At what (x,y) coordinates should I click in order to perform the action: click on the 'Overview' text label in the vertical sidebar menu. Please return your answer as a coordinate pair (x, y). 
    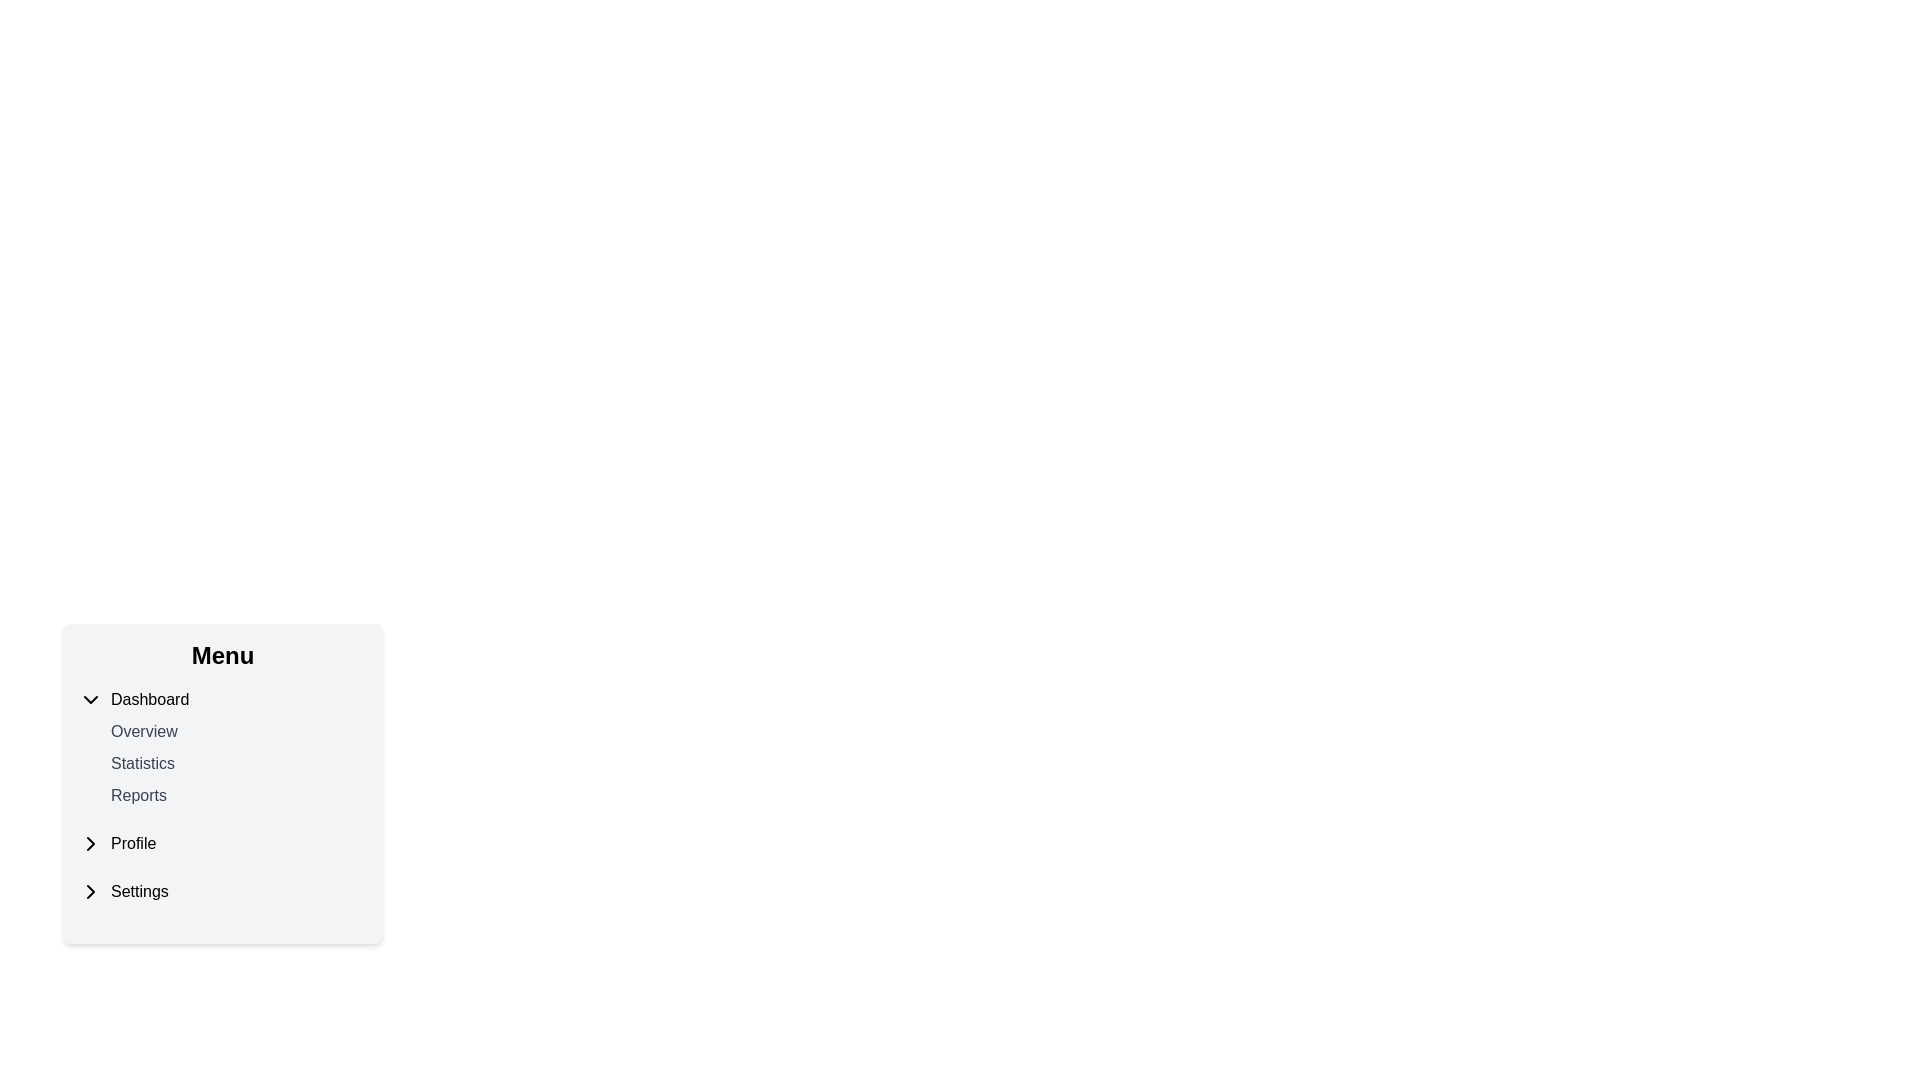
    Looking at the image, I should click on (143, 732).